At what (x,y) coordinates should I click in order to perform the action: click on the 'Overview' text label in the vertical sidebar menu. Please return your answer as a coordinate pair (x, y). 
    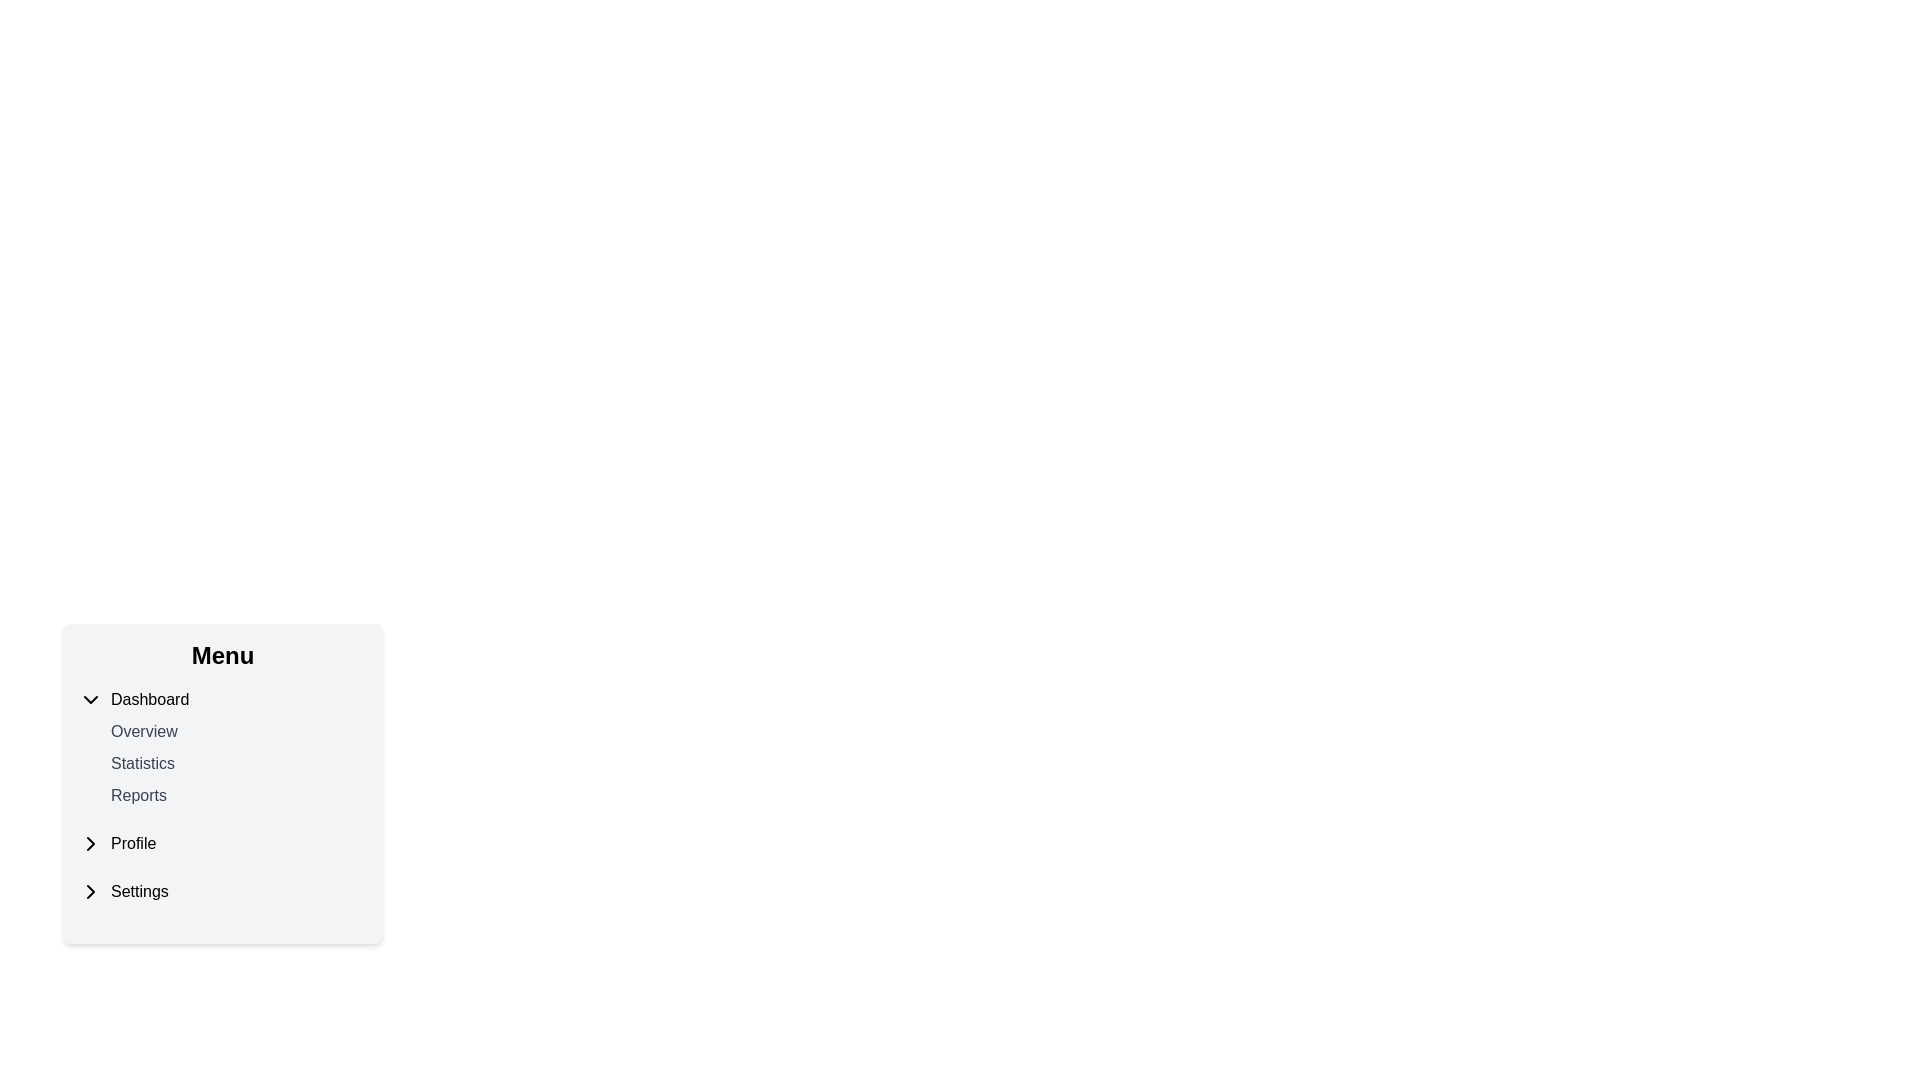
    Looking at the image, I should click on (143, 732).